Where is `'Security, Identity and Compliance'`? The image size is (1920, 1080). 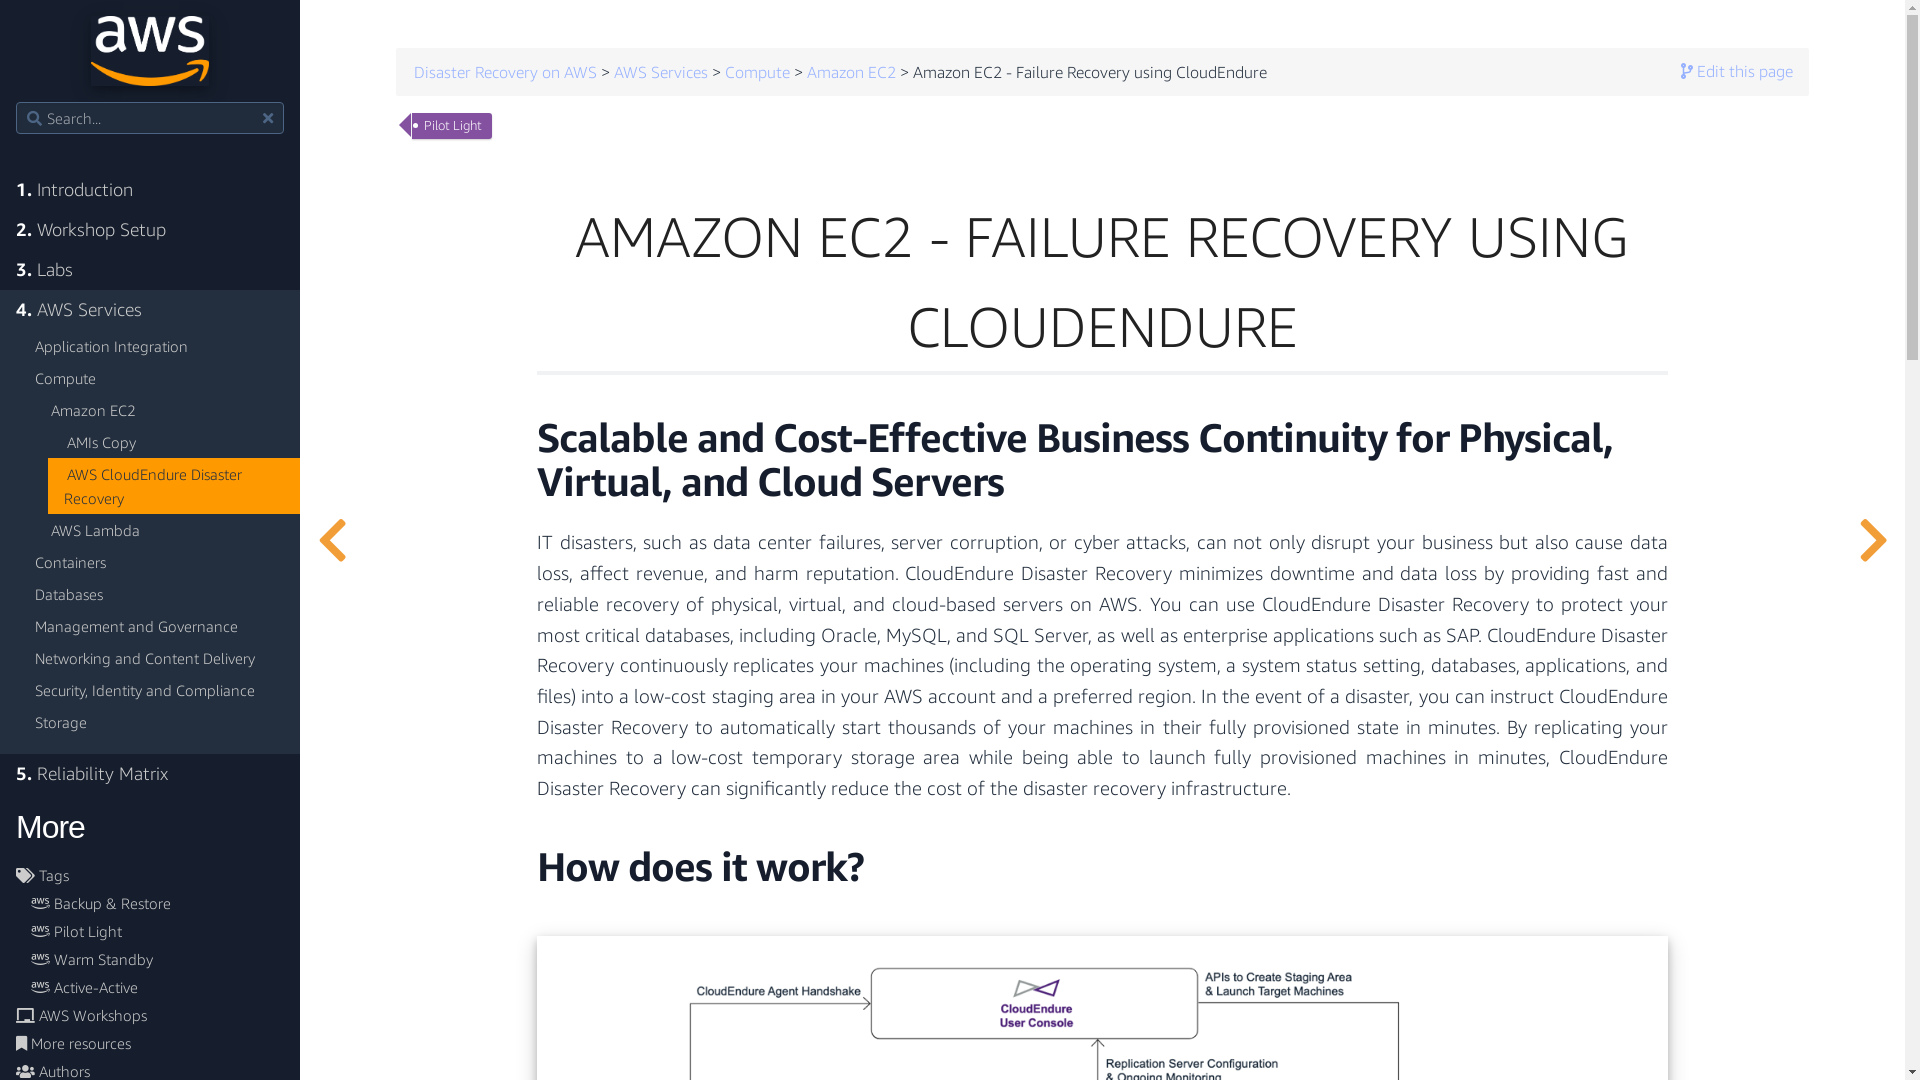
'Security, Identity and Compliance' is located at coordinates (157, 689).